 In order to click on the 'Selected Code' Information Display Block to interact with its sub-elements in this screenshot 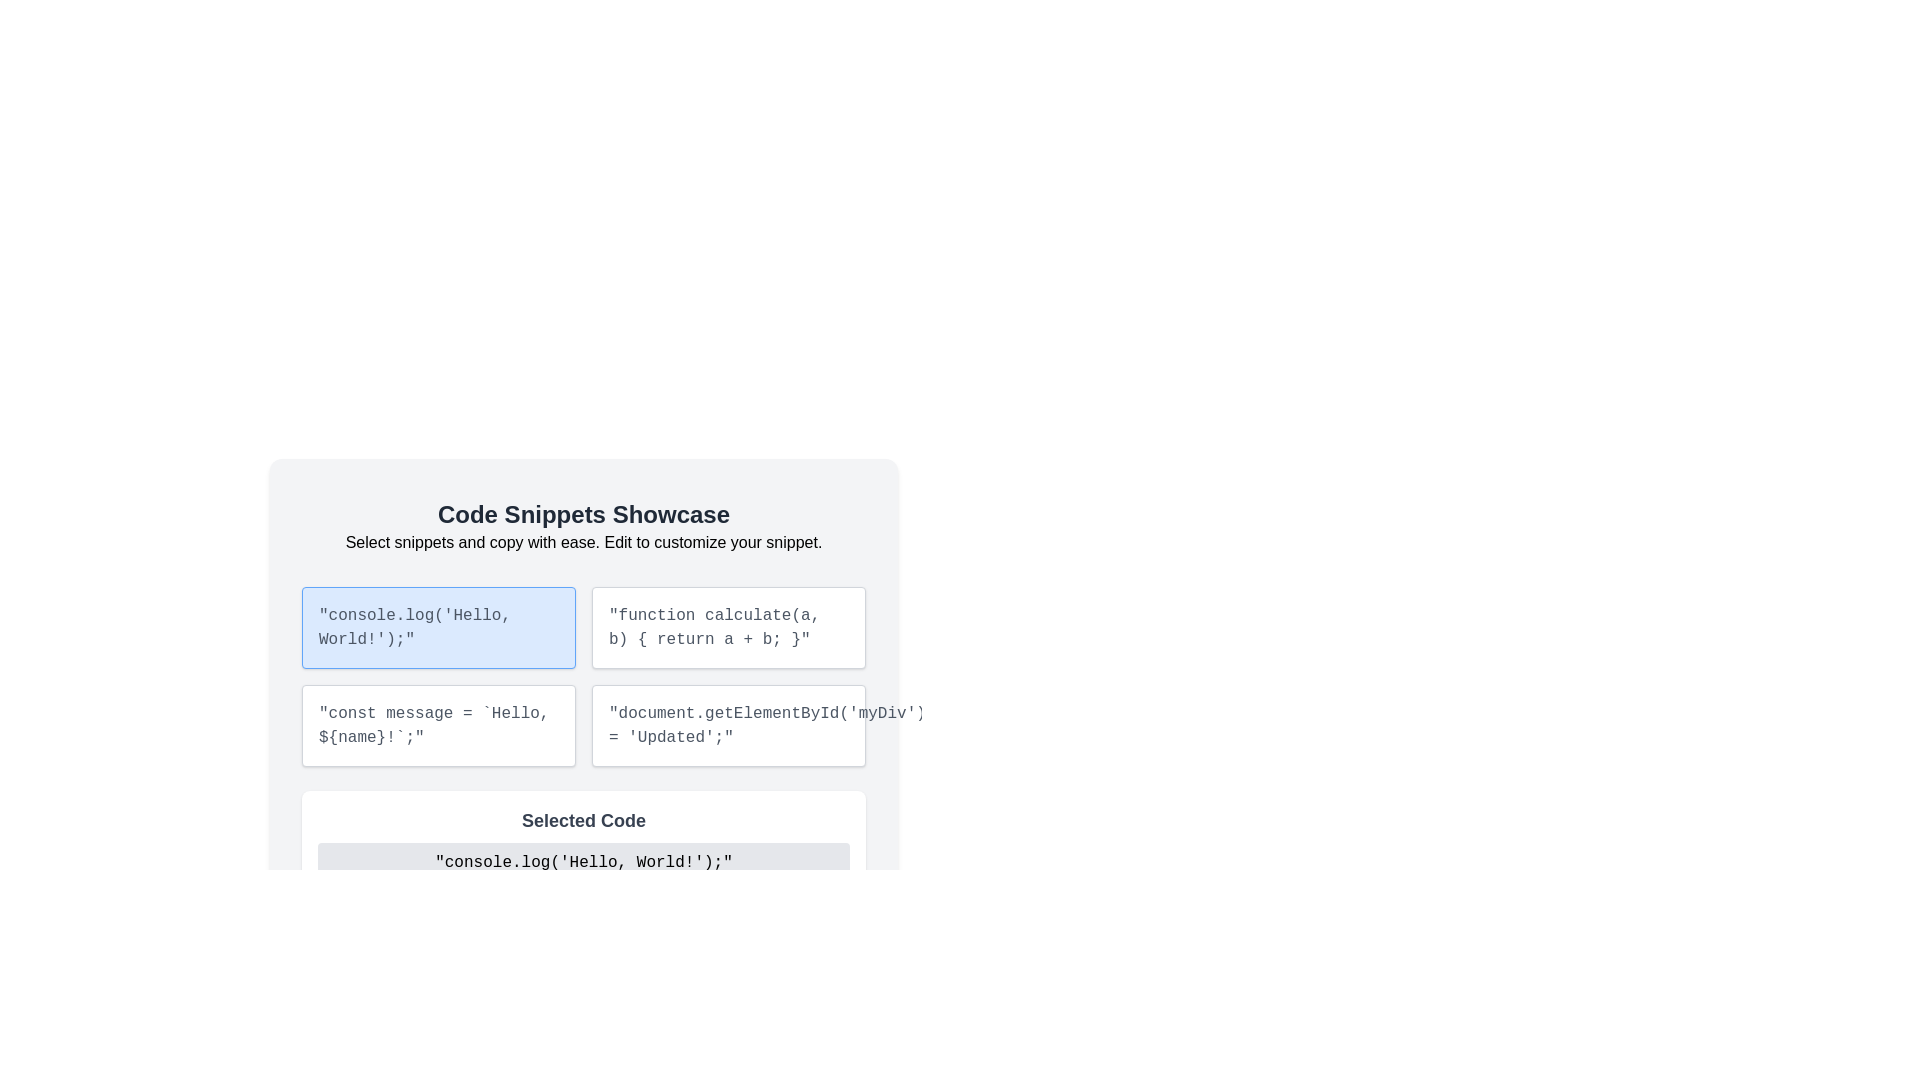, I will do `click(583, 871)`.